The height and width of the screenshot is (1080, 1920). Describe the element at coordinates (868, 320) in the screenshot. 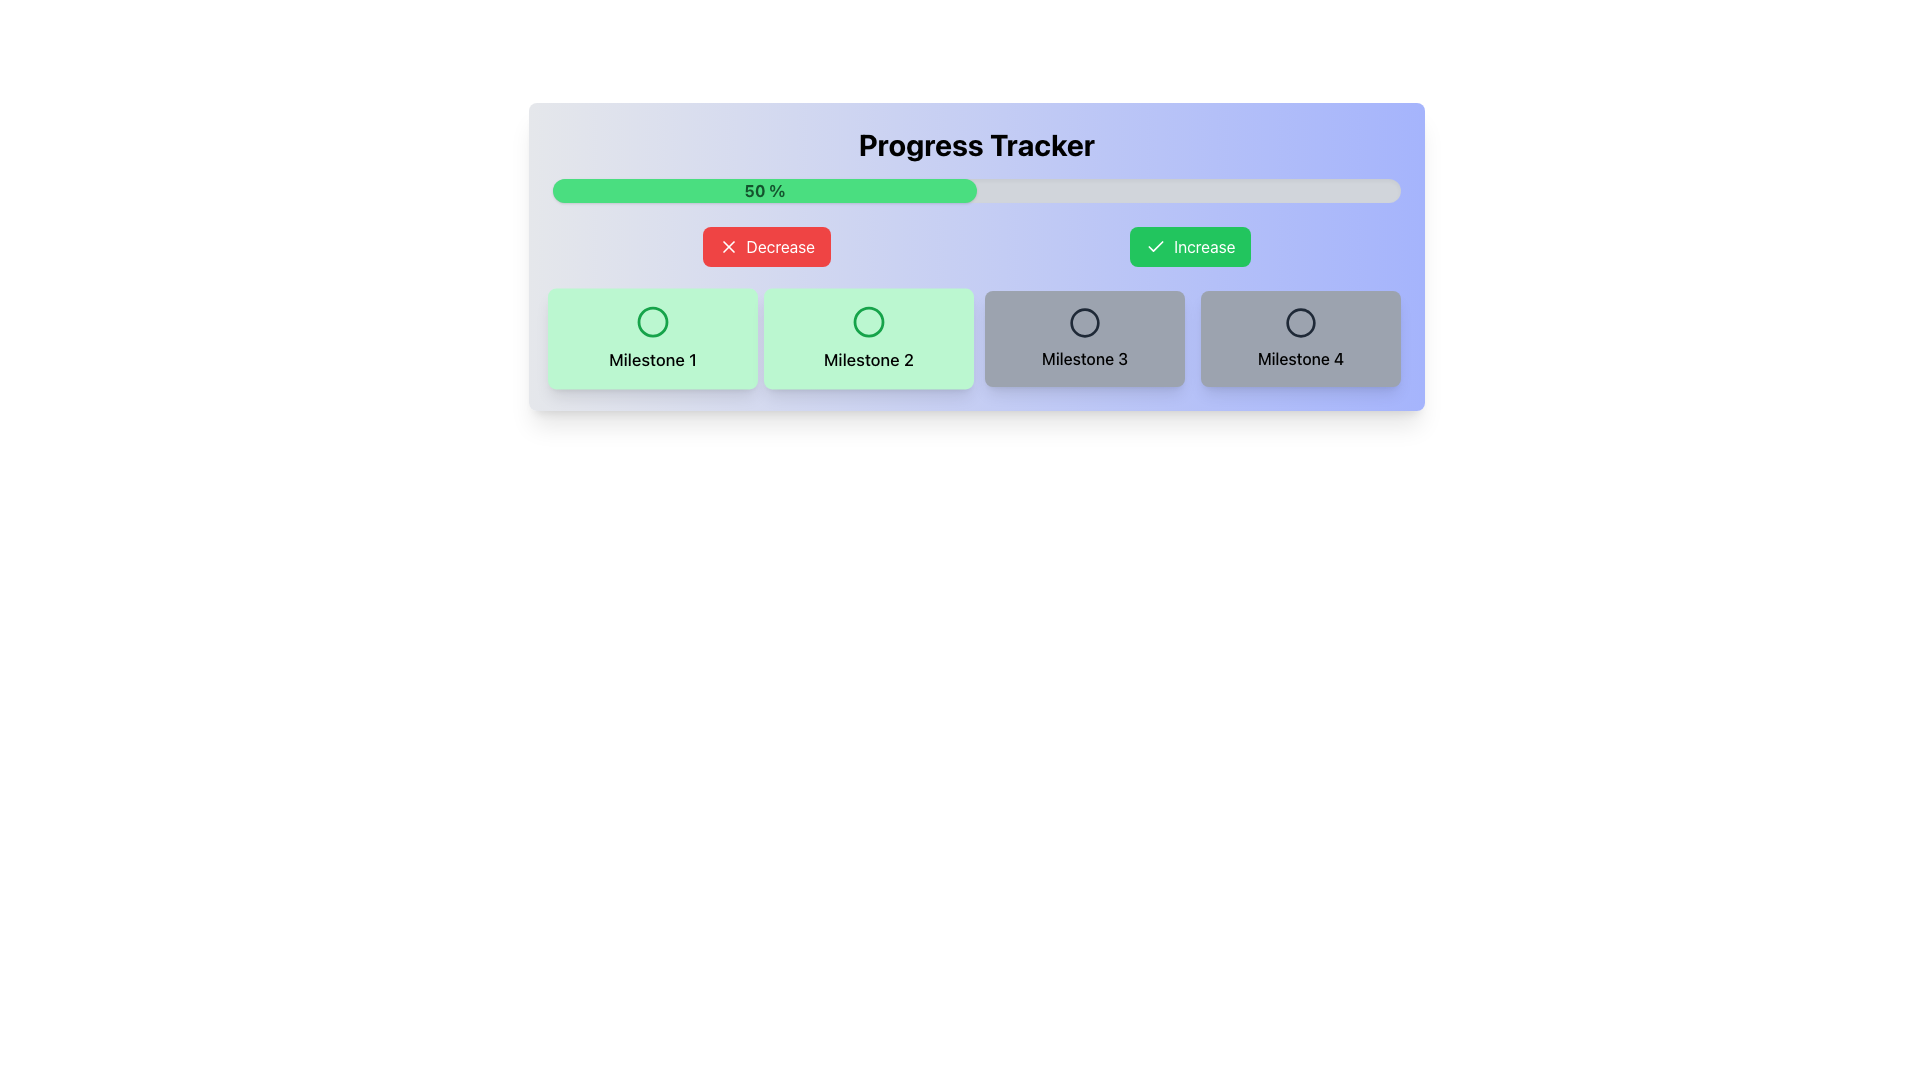

I see `the circular icon representing the second milestone in the progress tracker for 'Milestone 2'` at that location.